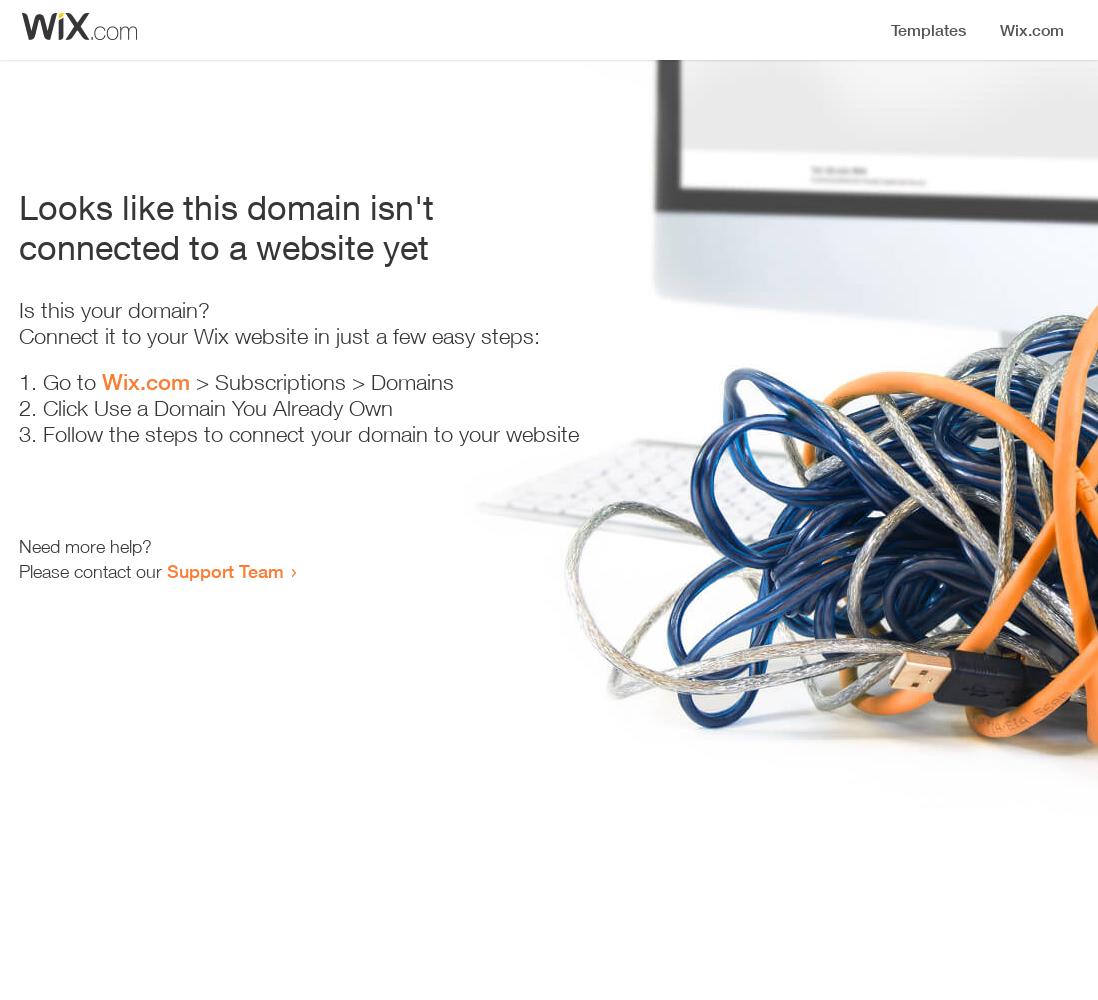  I want to click on 'Please contact our', so click(17, 570).